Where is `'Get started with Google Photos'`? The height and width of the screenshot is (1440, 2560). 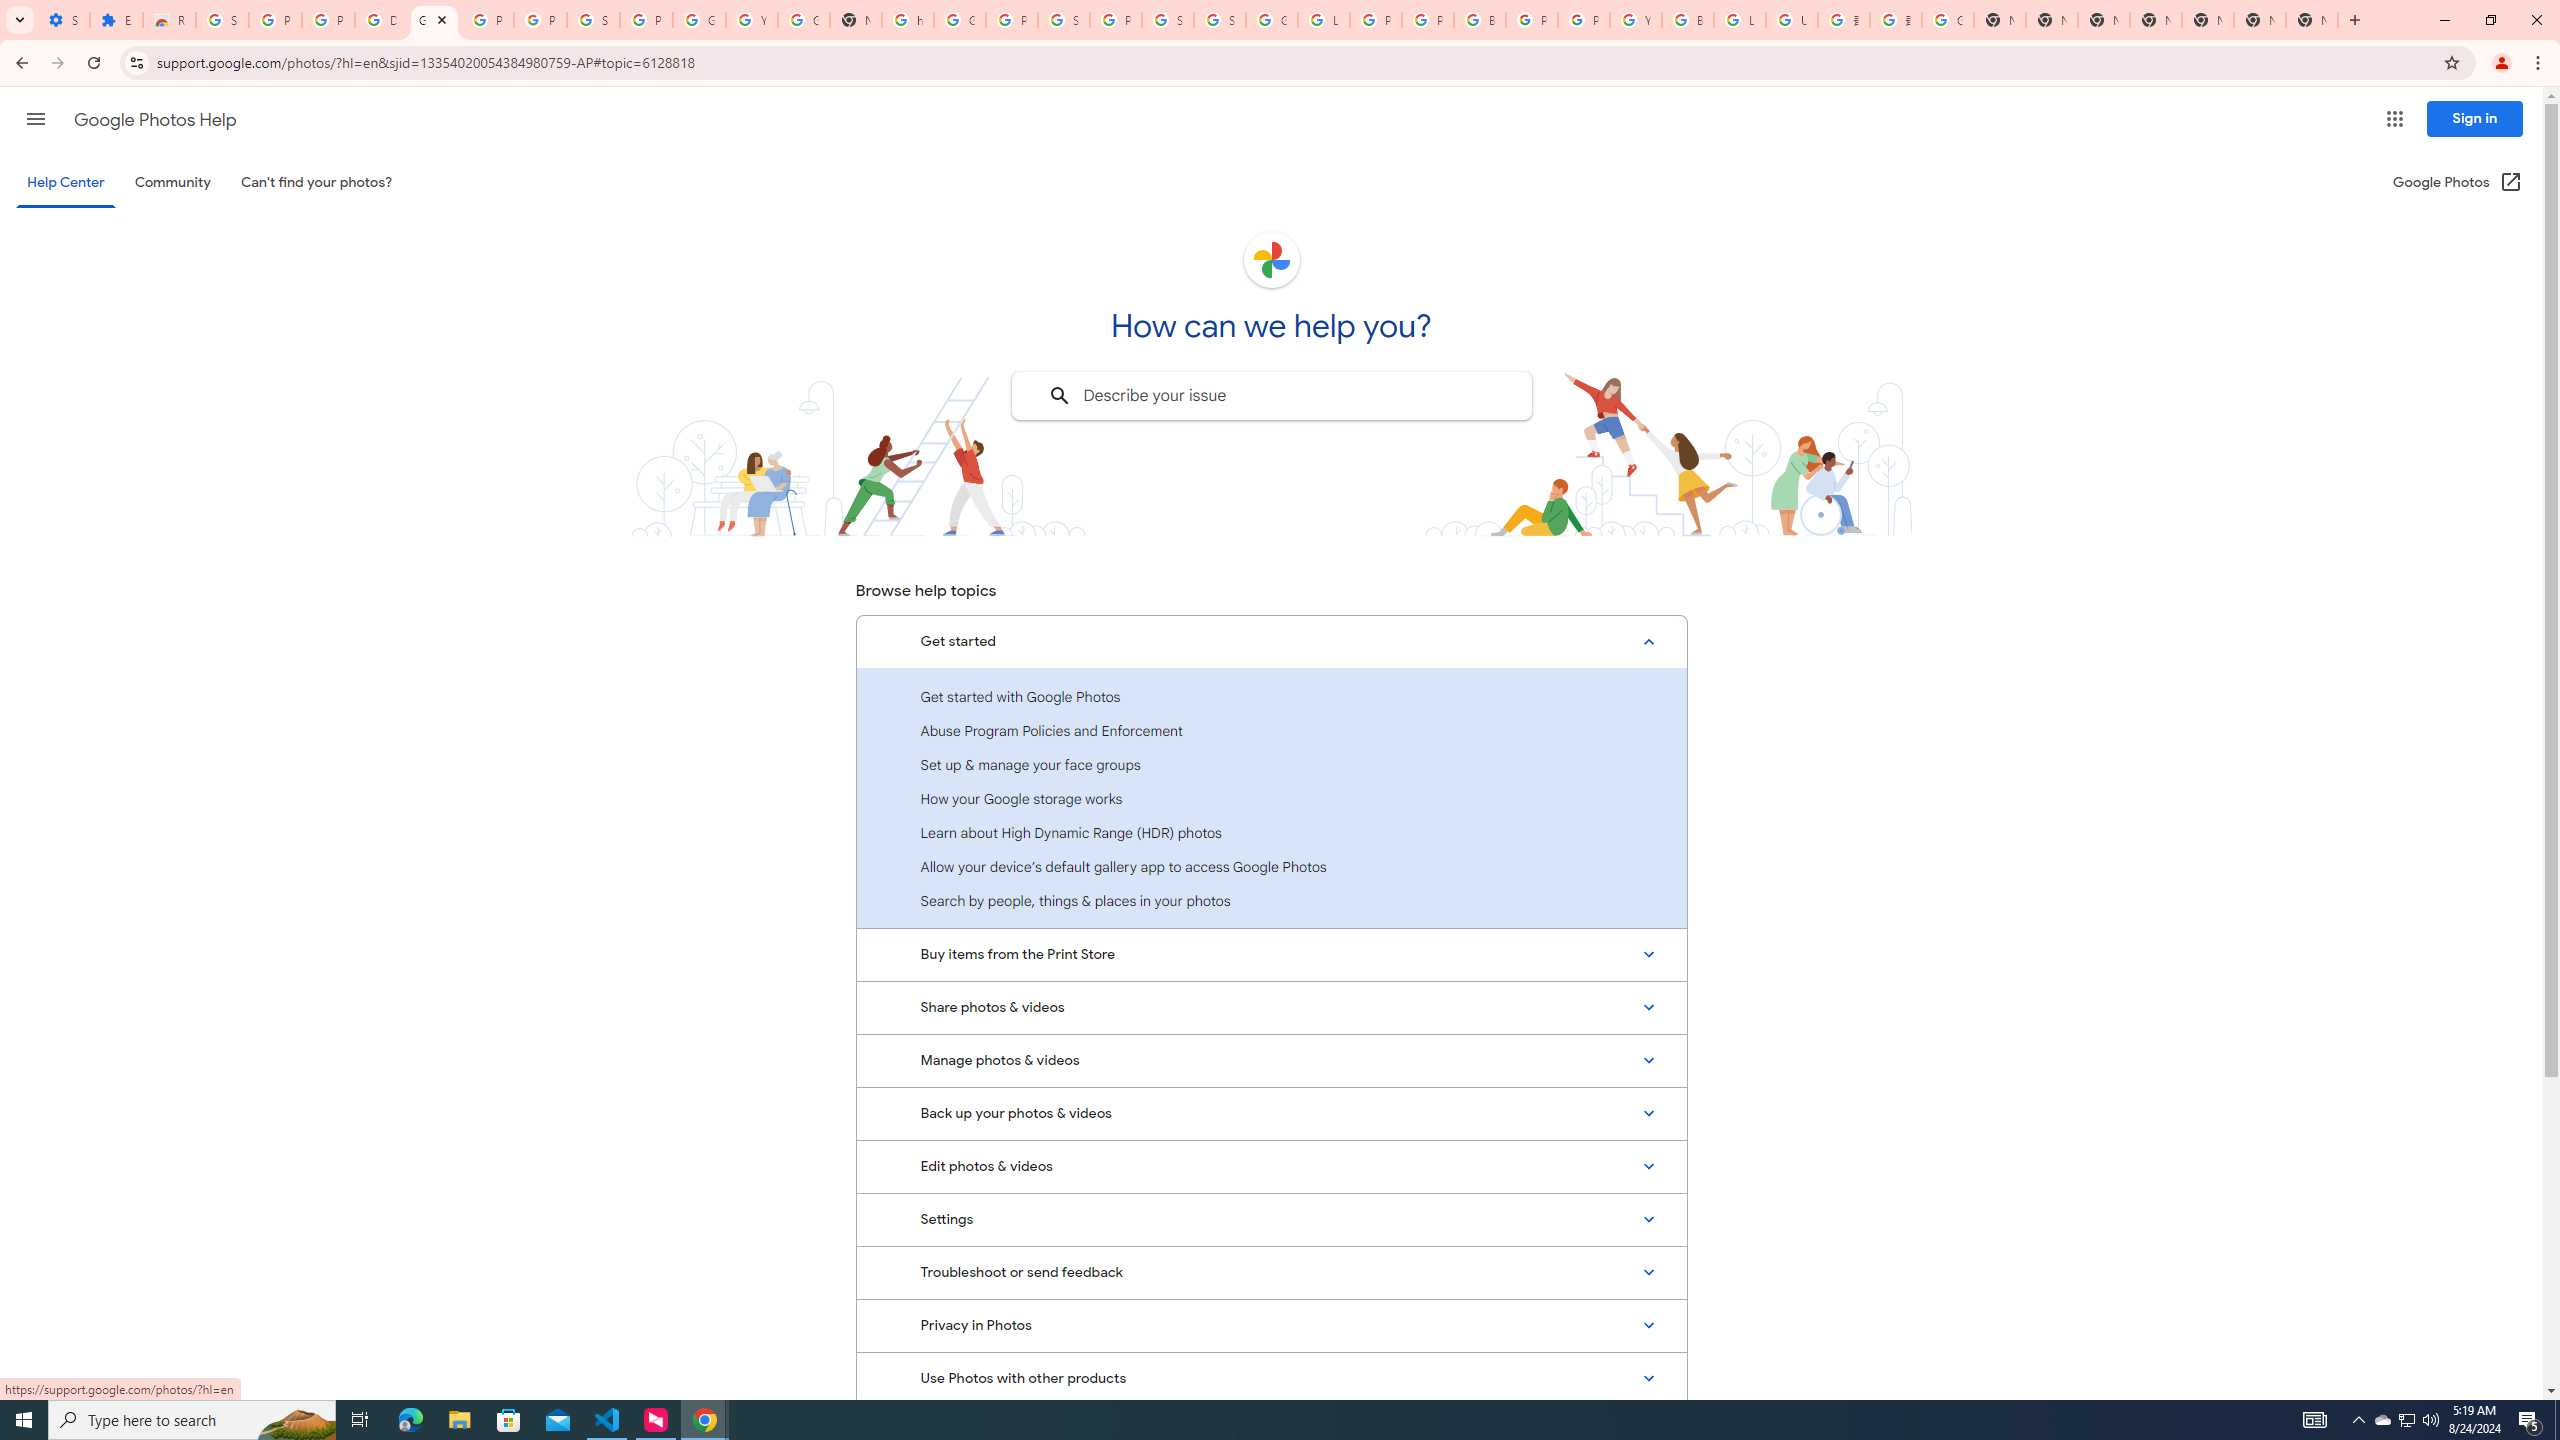
'Get started with Google Photos' is located at coordinates (1271, 696).